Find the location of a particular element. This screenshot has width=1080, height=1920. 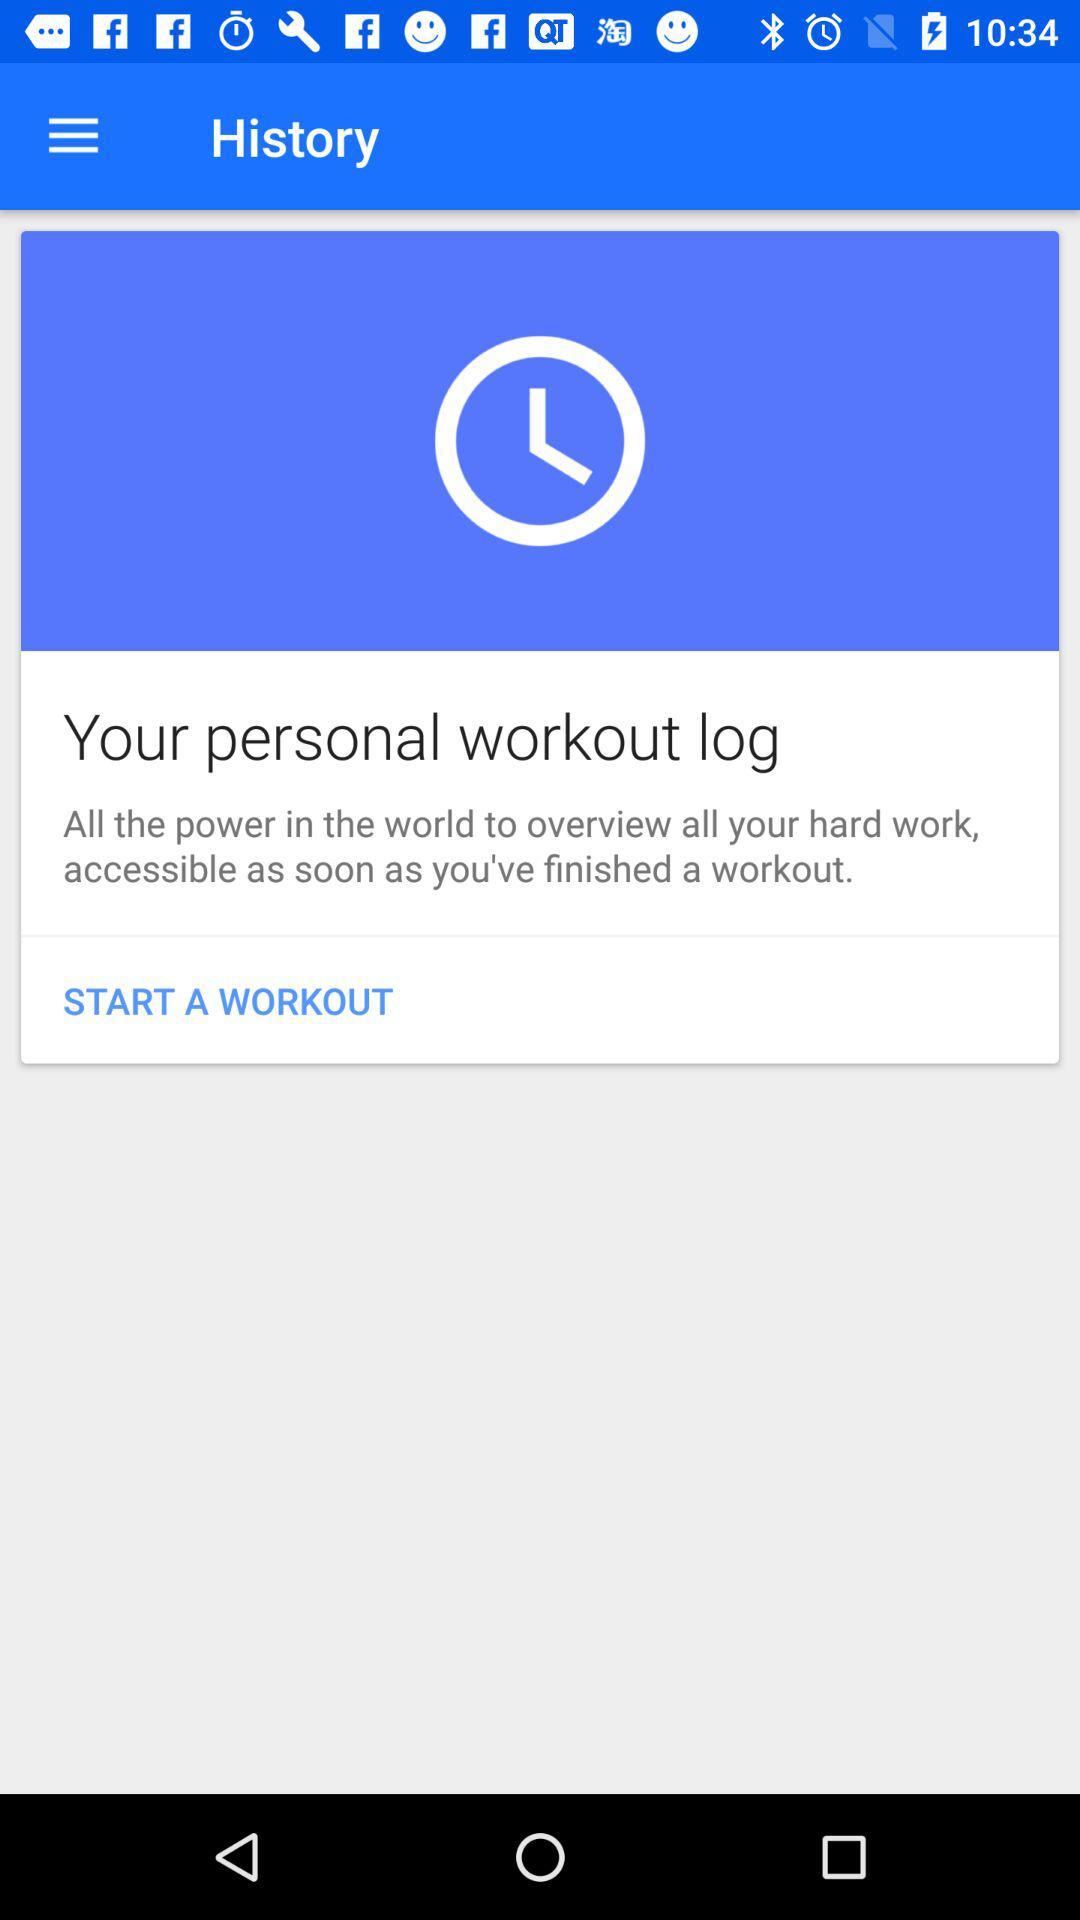

the icon next to the history is located at coordinates (72, 135).